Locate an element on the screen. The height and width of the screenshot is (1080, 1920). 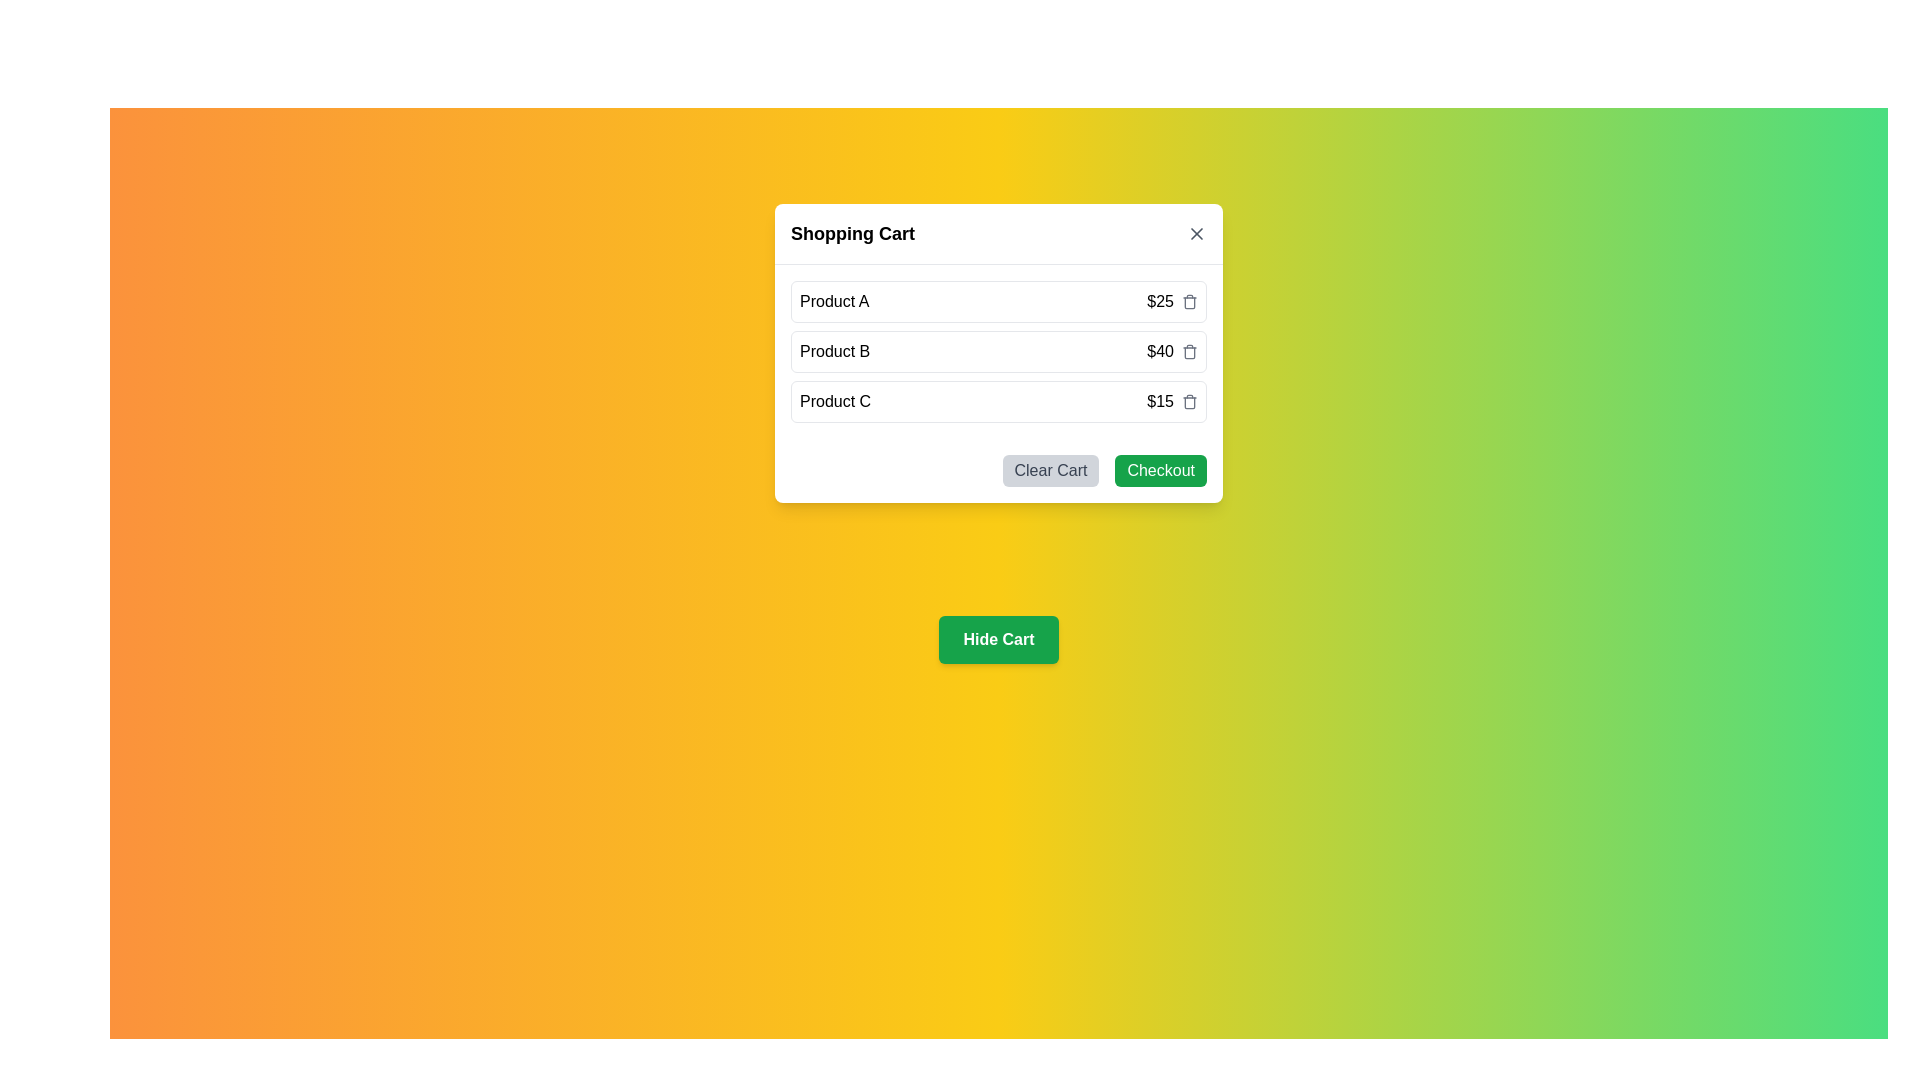
the leftmost button in the pop-up shopping cart interface to clear all items from the cart is located at coordinates (1050, 470).